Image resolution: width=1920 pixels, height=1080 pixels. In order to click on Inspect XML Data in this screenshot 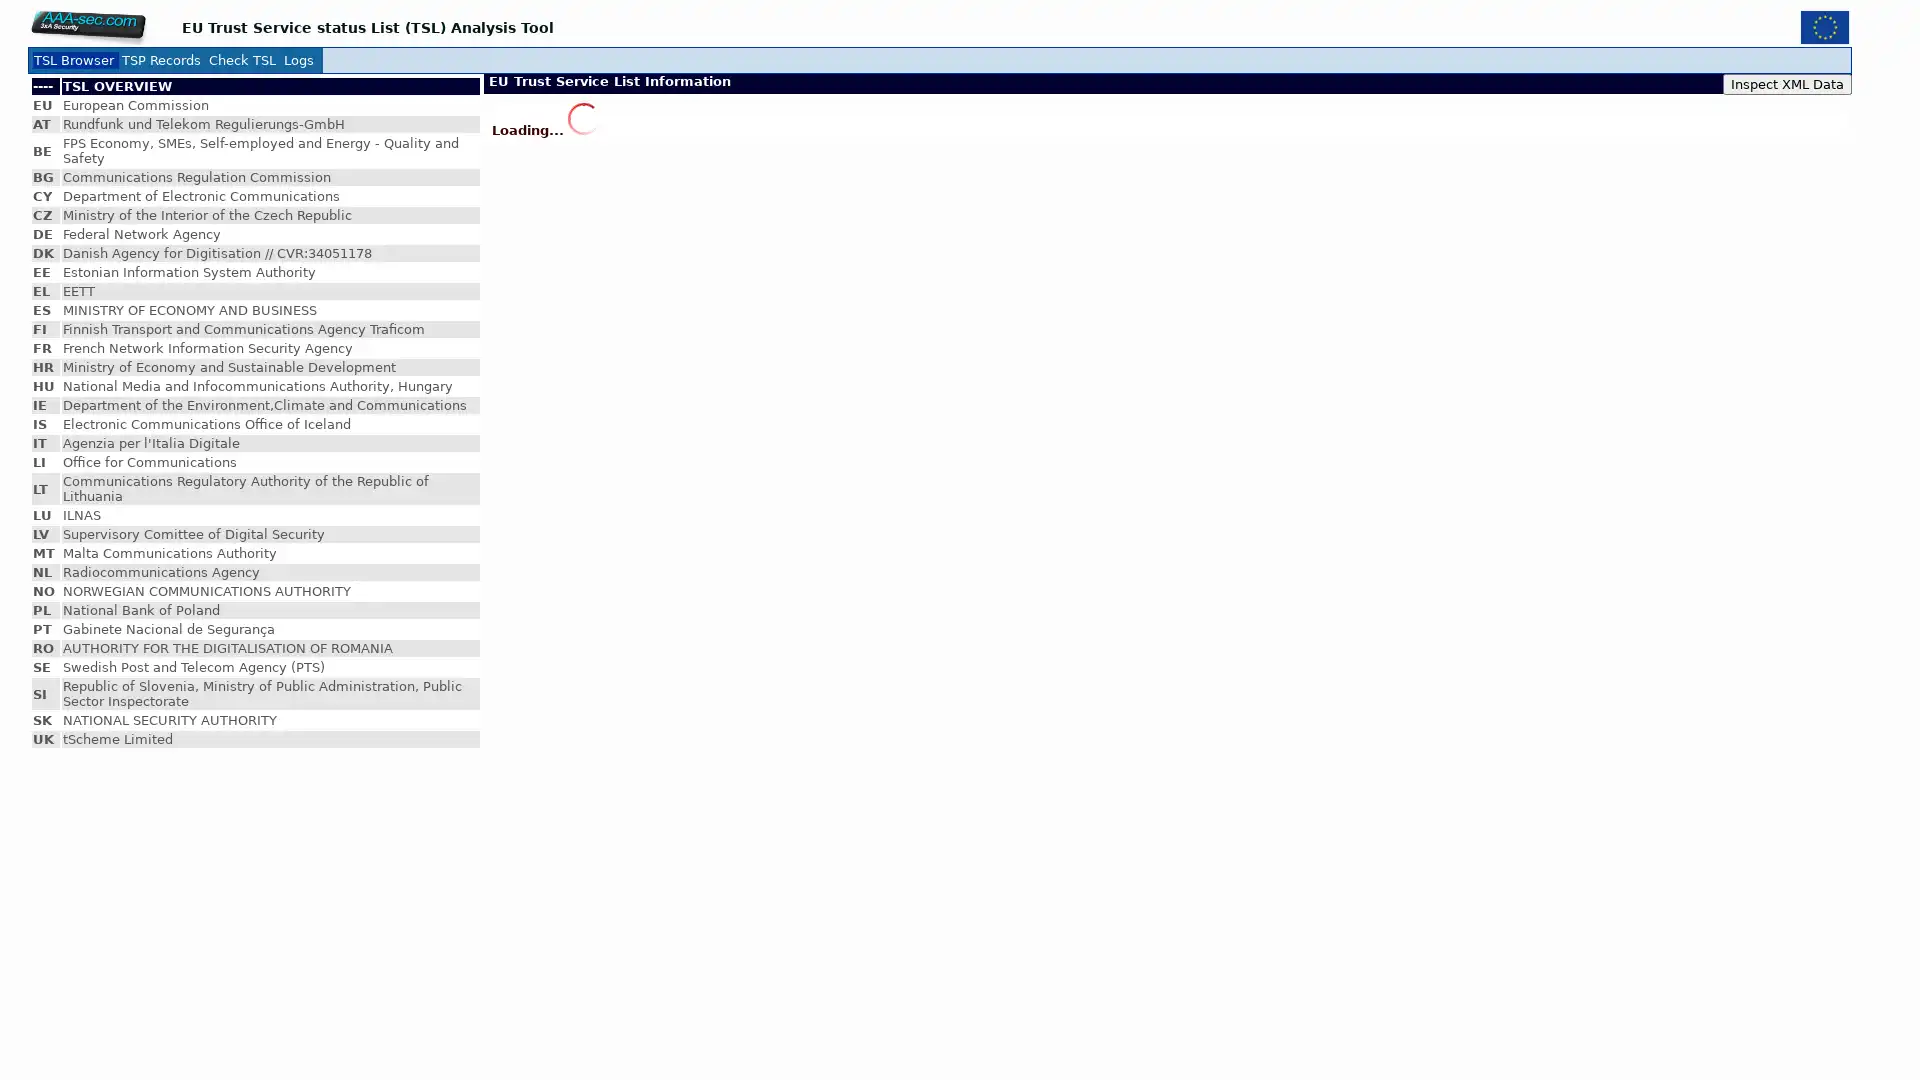, I will do `click(1787, 83)`.